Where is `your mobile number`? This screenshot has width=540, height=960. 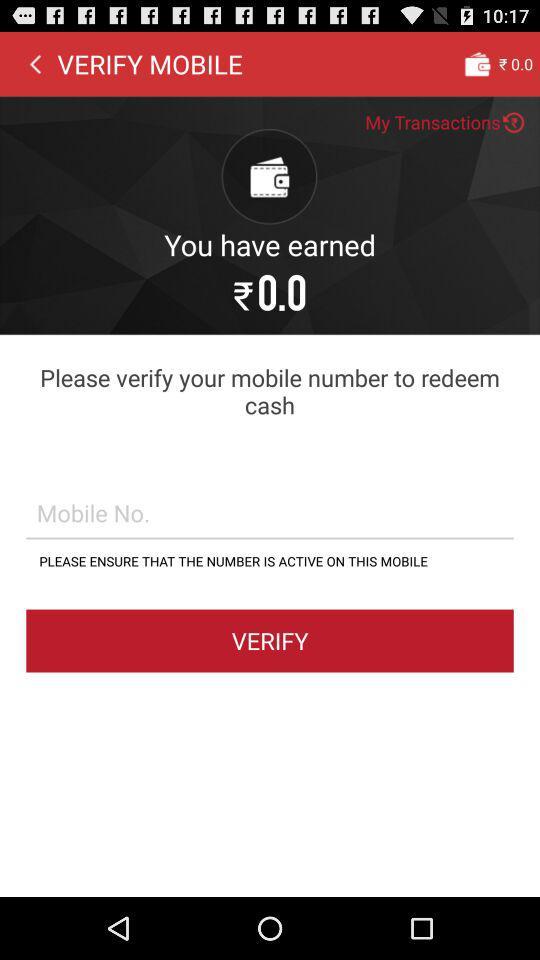
your mobile number is located at coordinates (270, 511).